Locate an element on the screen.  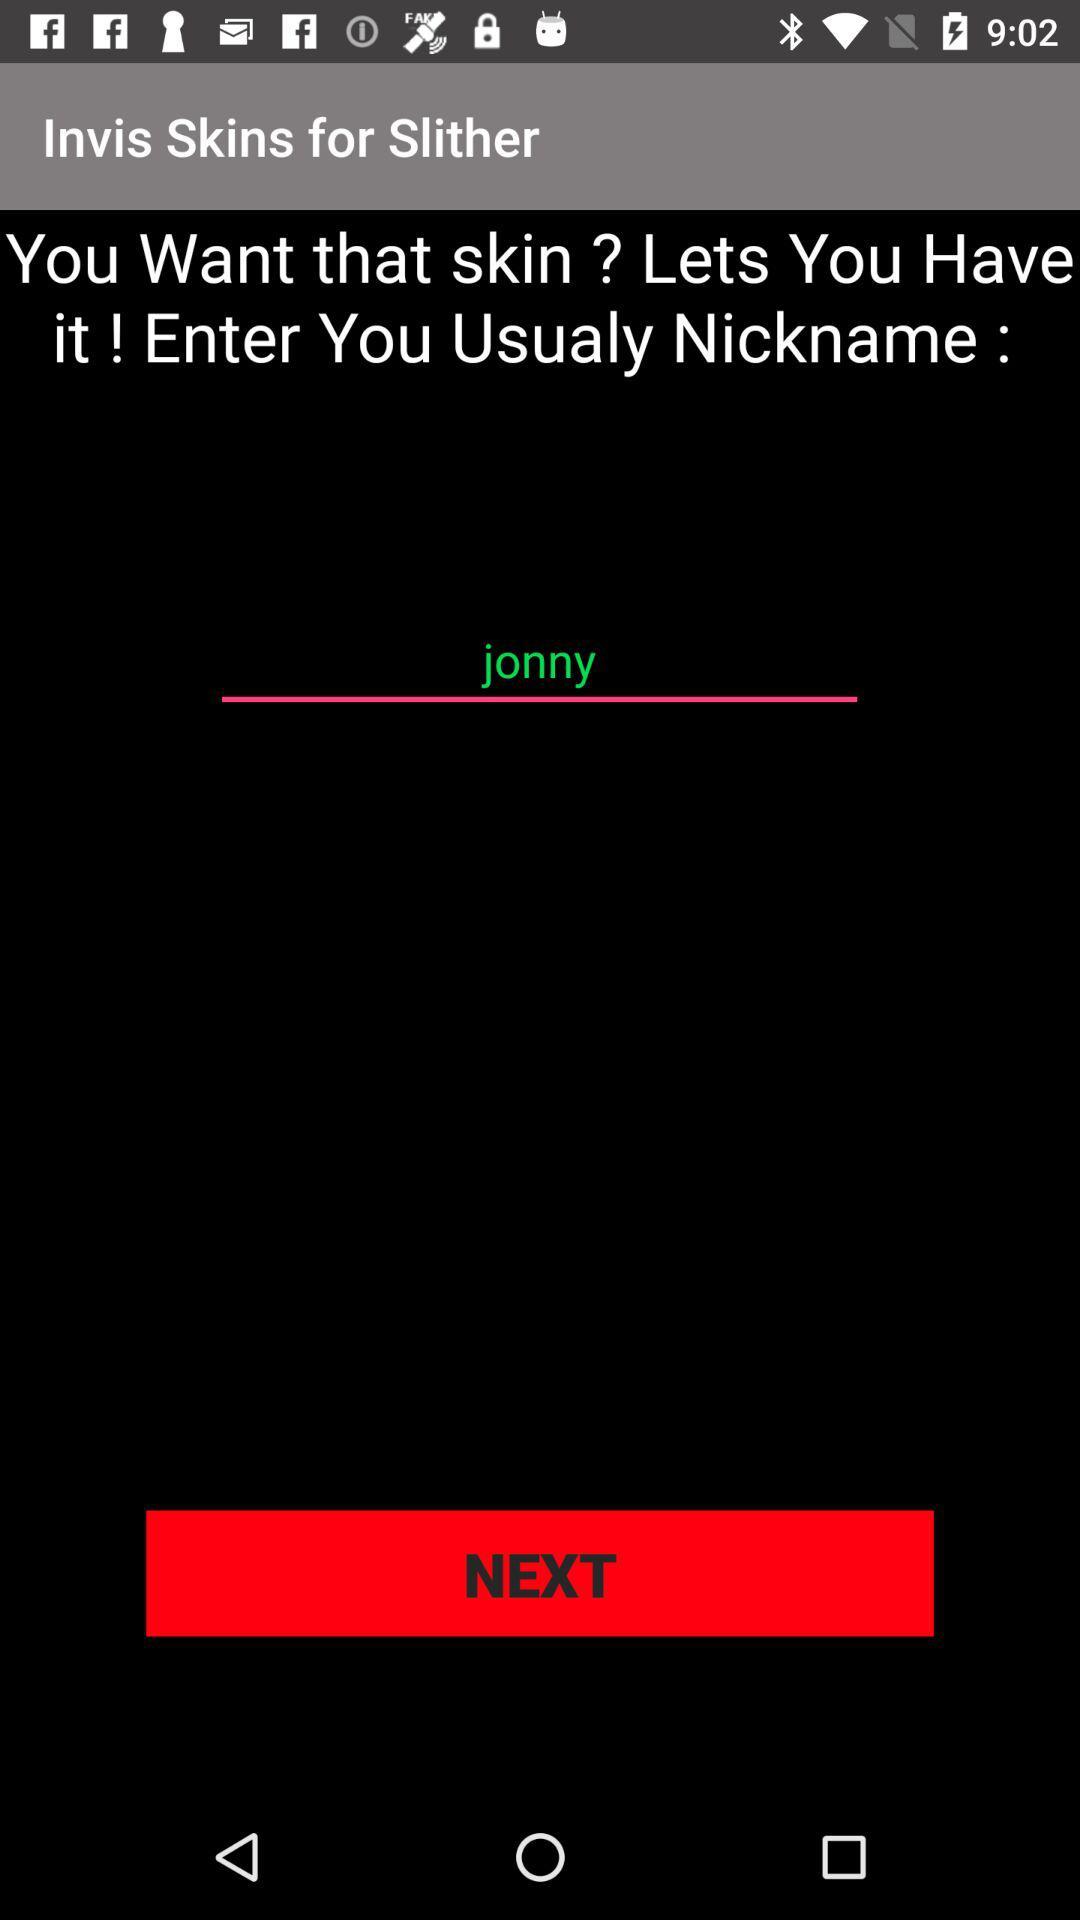
icon above next item is located at coordinates (538, 660).